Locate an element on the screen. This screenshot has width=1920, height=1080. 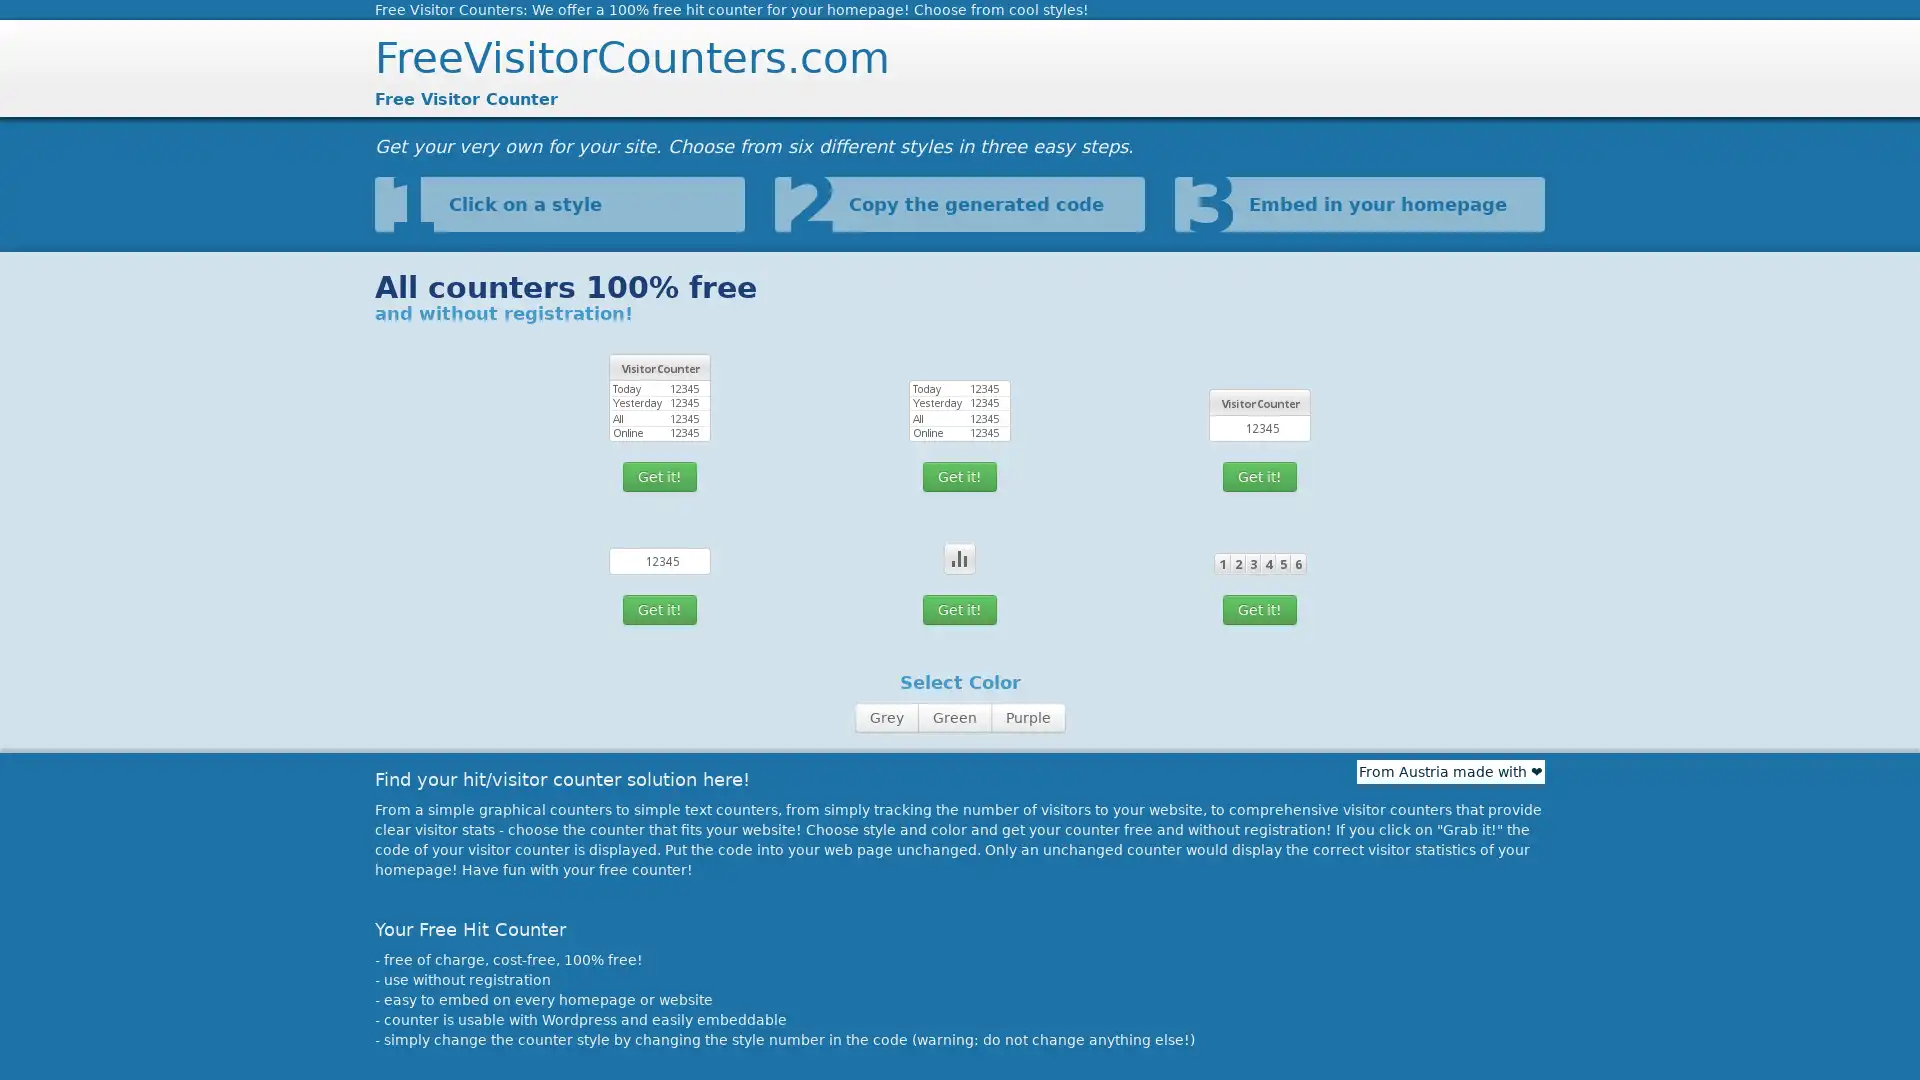
Green is located at coordinates (953, 716).